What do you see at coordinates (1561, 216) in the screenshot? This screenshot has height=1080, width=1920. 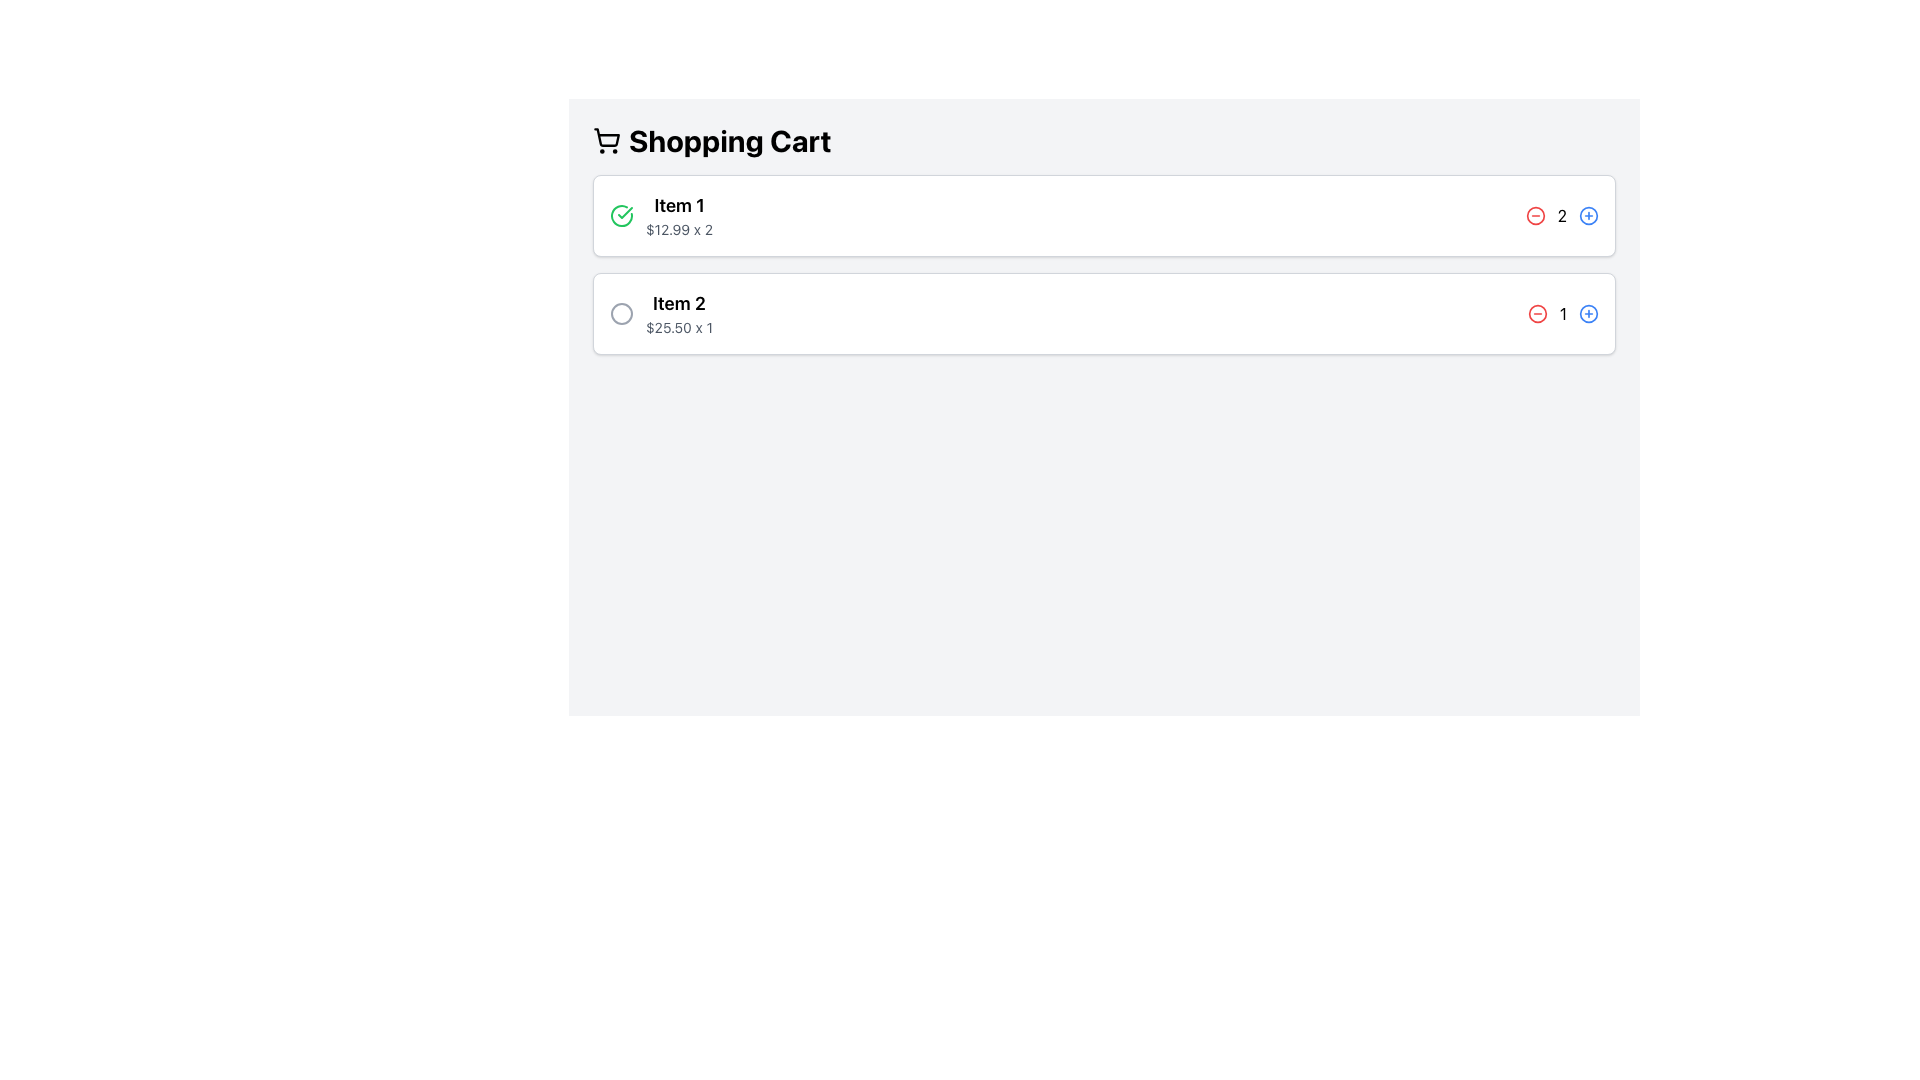 I see `the numeric text label '2' which is bold and black, located in the middle of the group of interactive icons for 'Item 1', between a red minus icon and a blue plus icon` at bounding box center [1561, 216].